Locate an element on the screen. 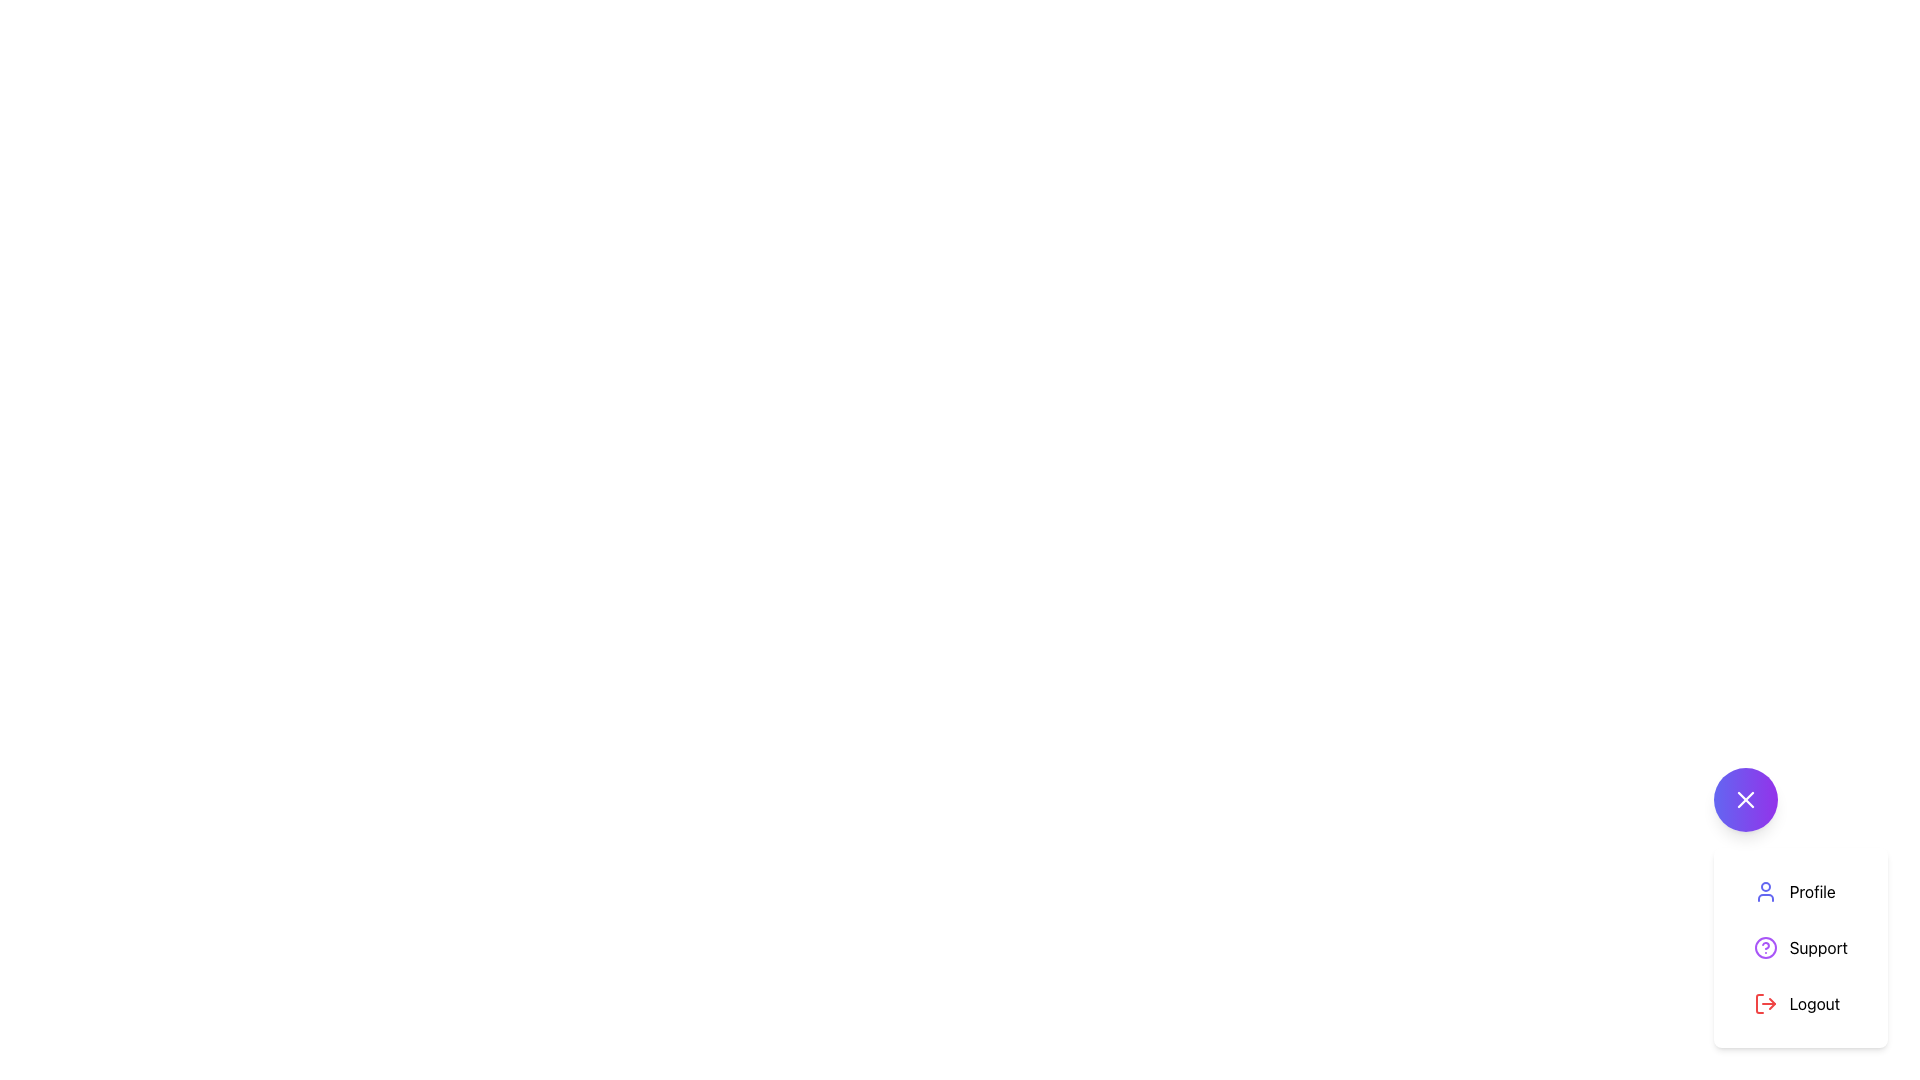 The height and width of the screenshot is (1080, 1920). the navigation menu located in the bottom right corner, which provides access to user profile options, support resources, and logout feature is located at coordinates (1800, 947).